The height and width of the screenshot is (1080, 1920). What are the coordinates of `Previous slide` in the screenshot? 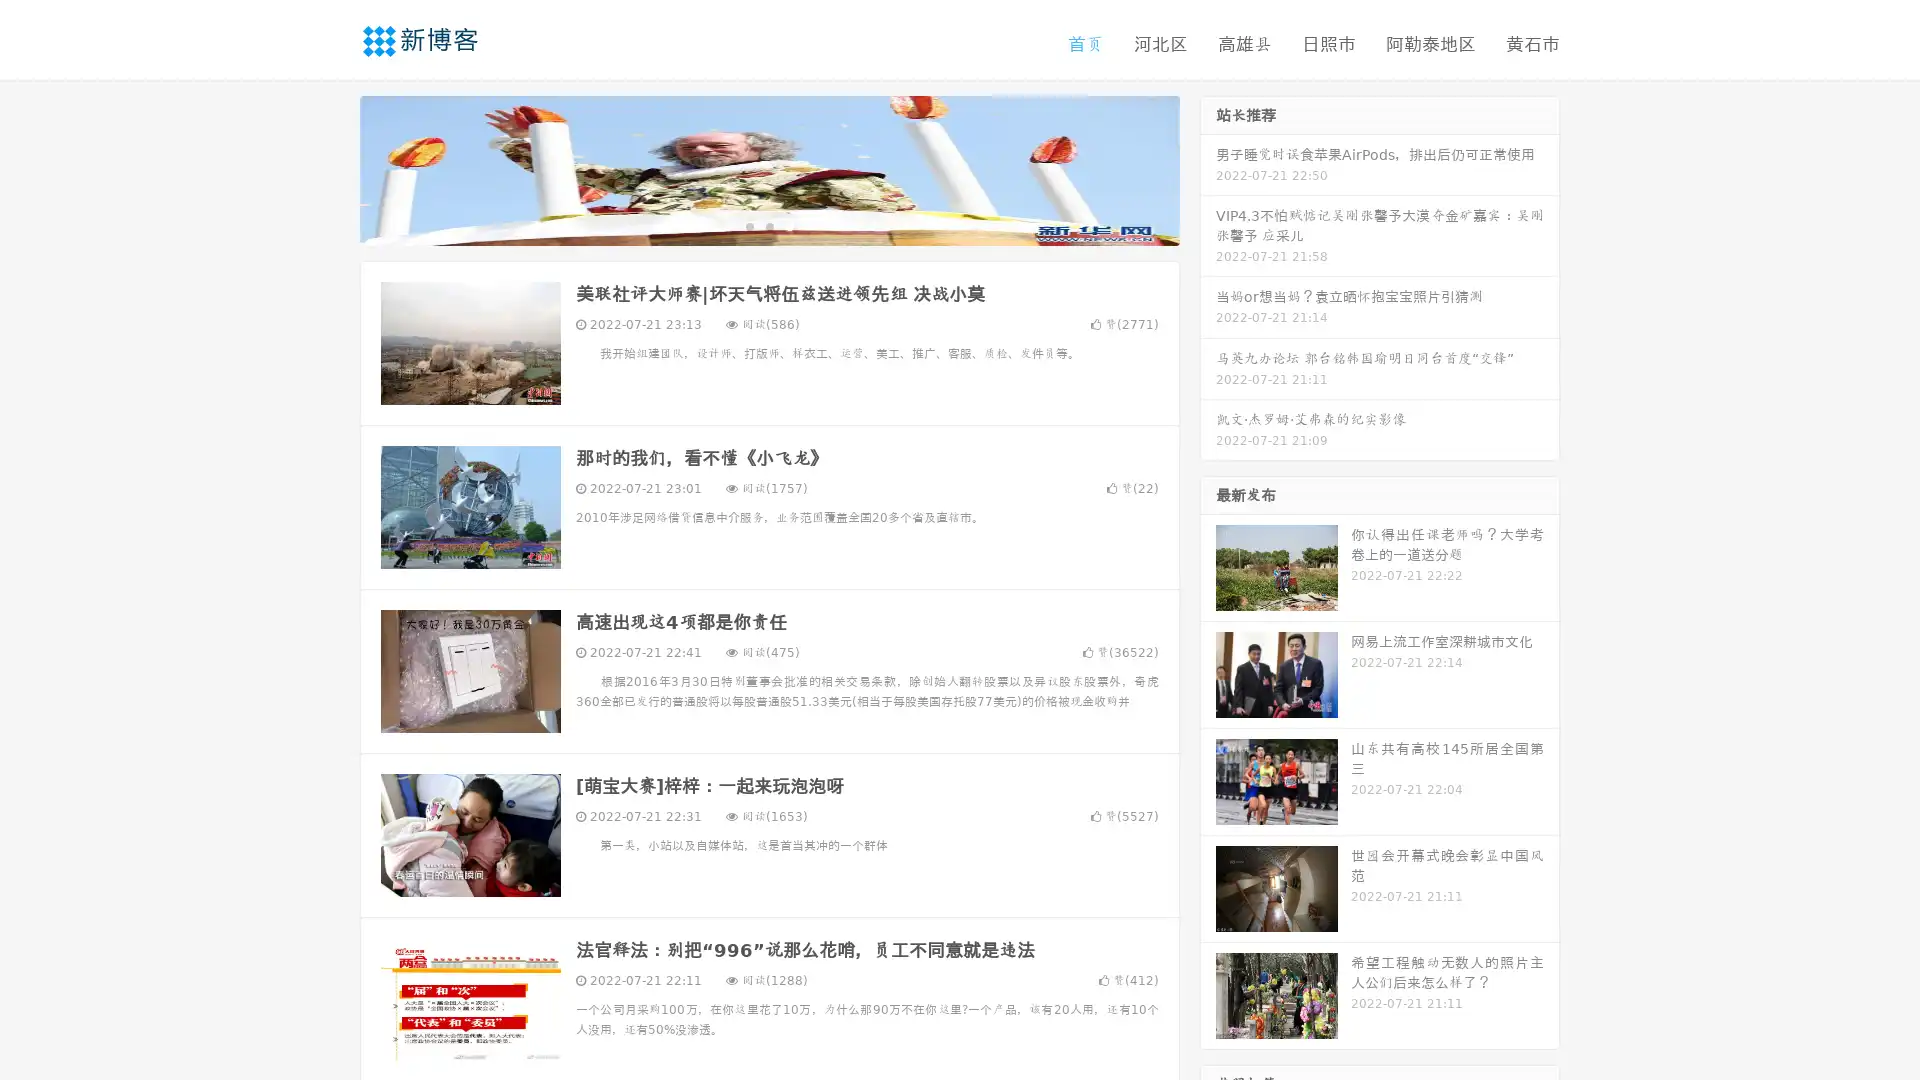 It's located at (330, 168).